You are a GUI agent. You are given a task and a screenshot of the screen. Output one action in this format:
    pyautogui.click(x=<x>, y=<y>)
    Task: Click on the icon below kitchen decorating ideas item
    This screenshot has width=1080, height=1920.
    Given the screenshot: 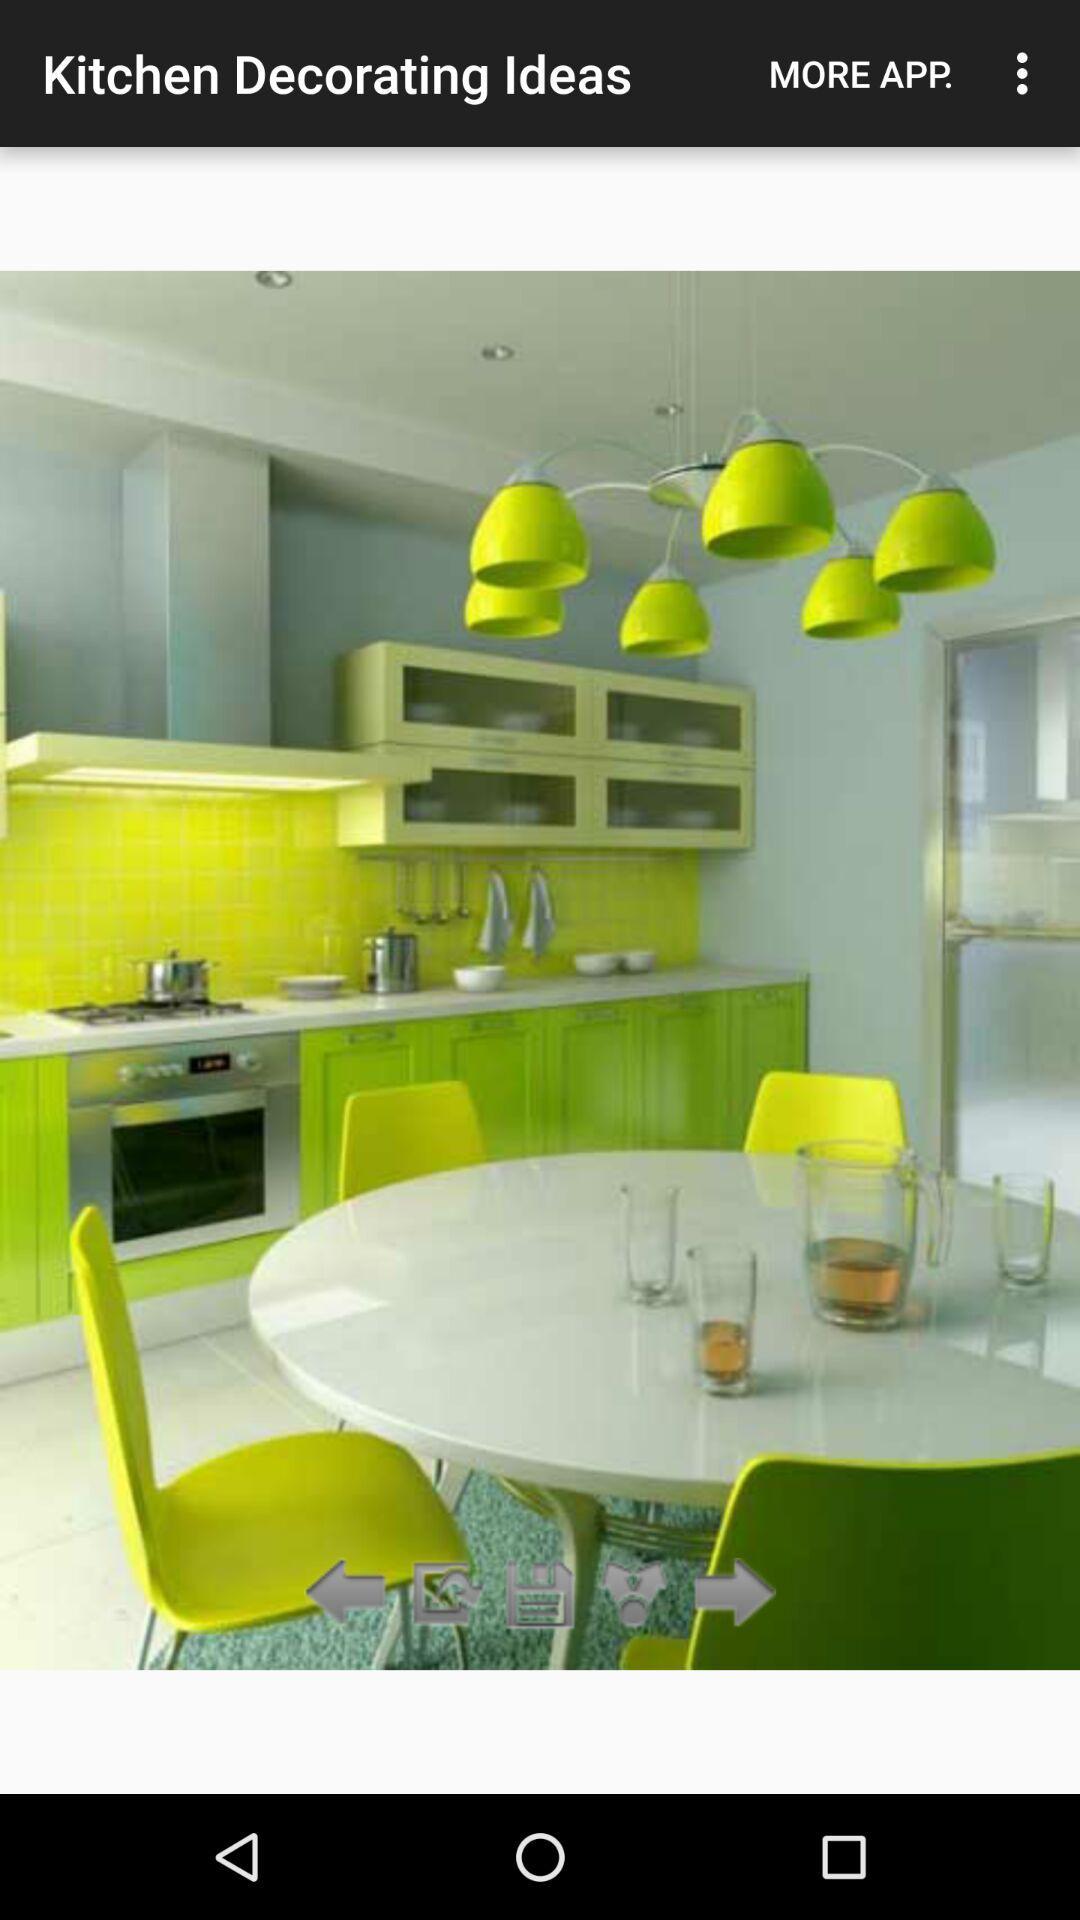 What is the action you would take?
    pyautogui.click(x=540, y=1593)
    